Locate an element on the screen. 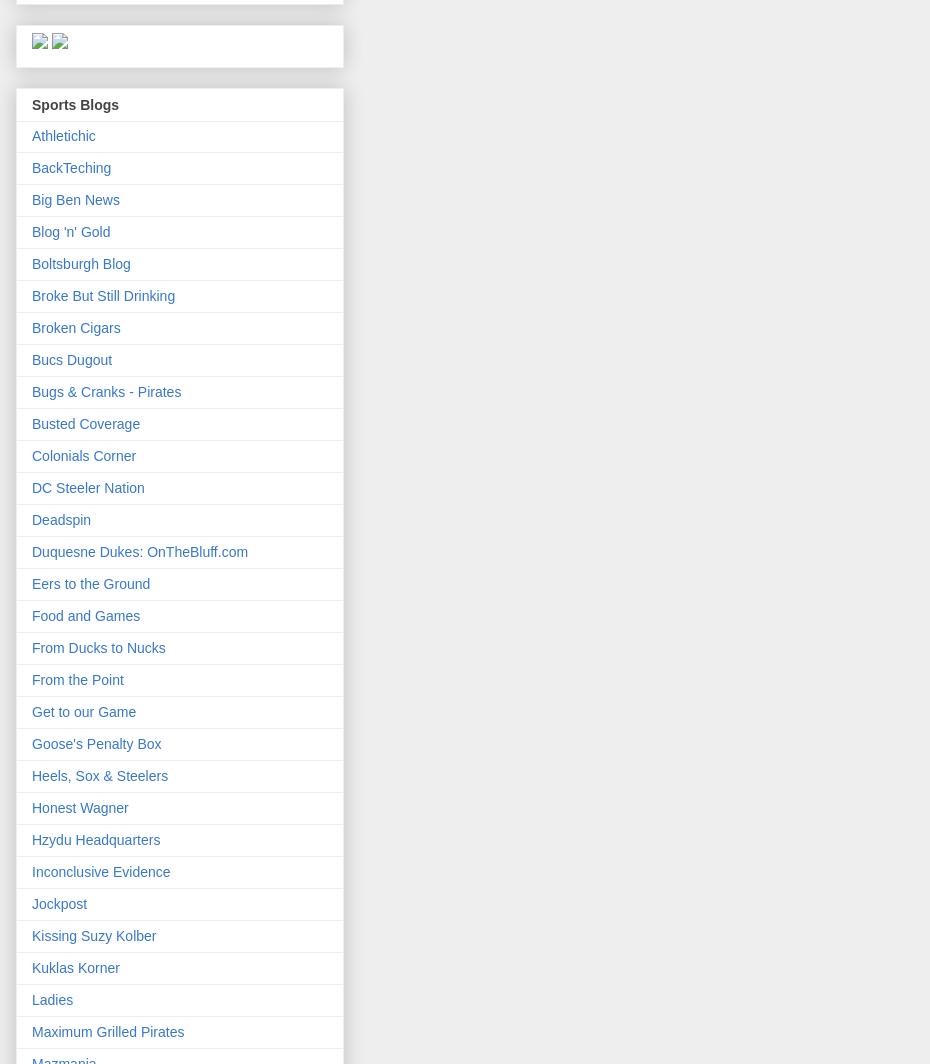  'Kuklas Korner' is located at coordinates (74, 968).